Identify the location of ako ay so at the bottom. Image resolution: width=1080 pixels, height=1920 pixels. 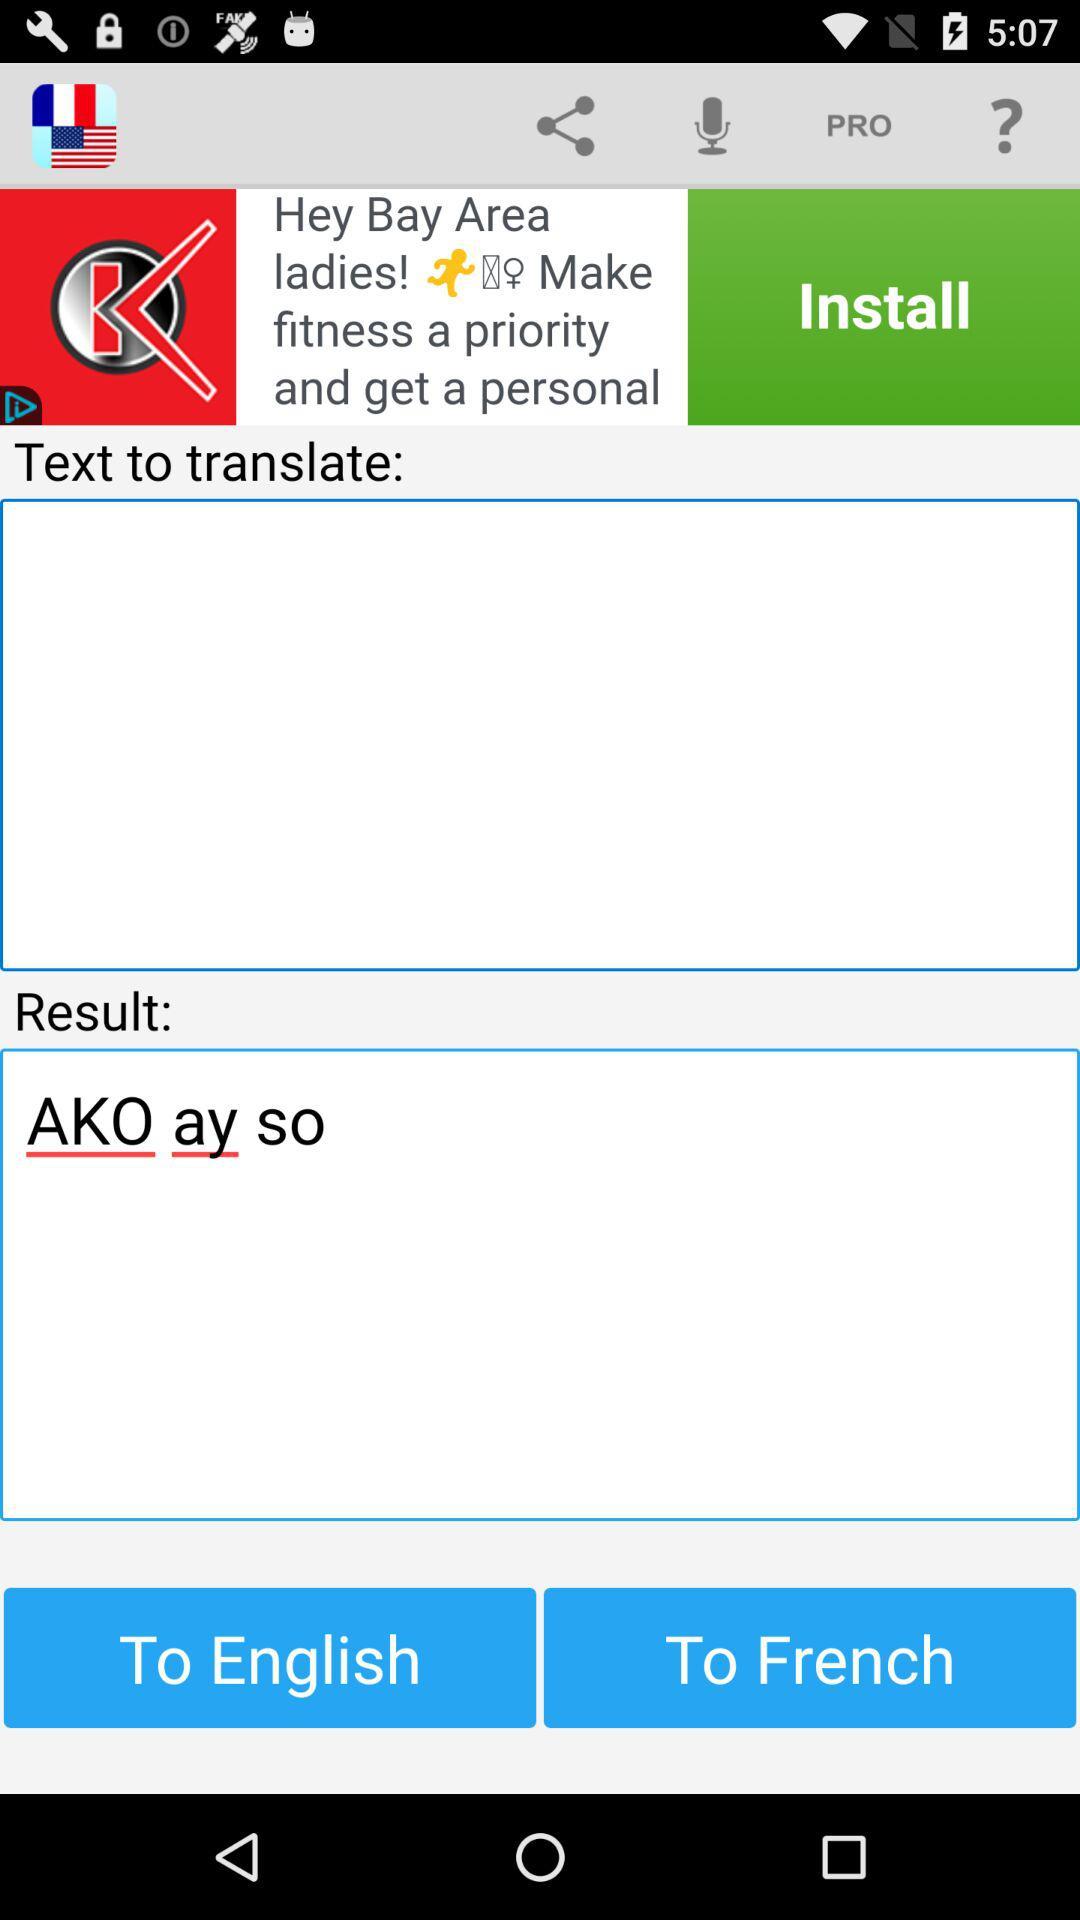
(540, 1284).